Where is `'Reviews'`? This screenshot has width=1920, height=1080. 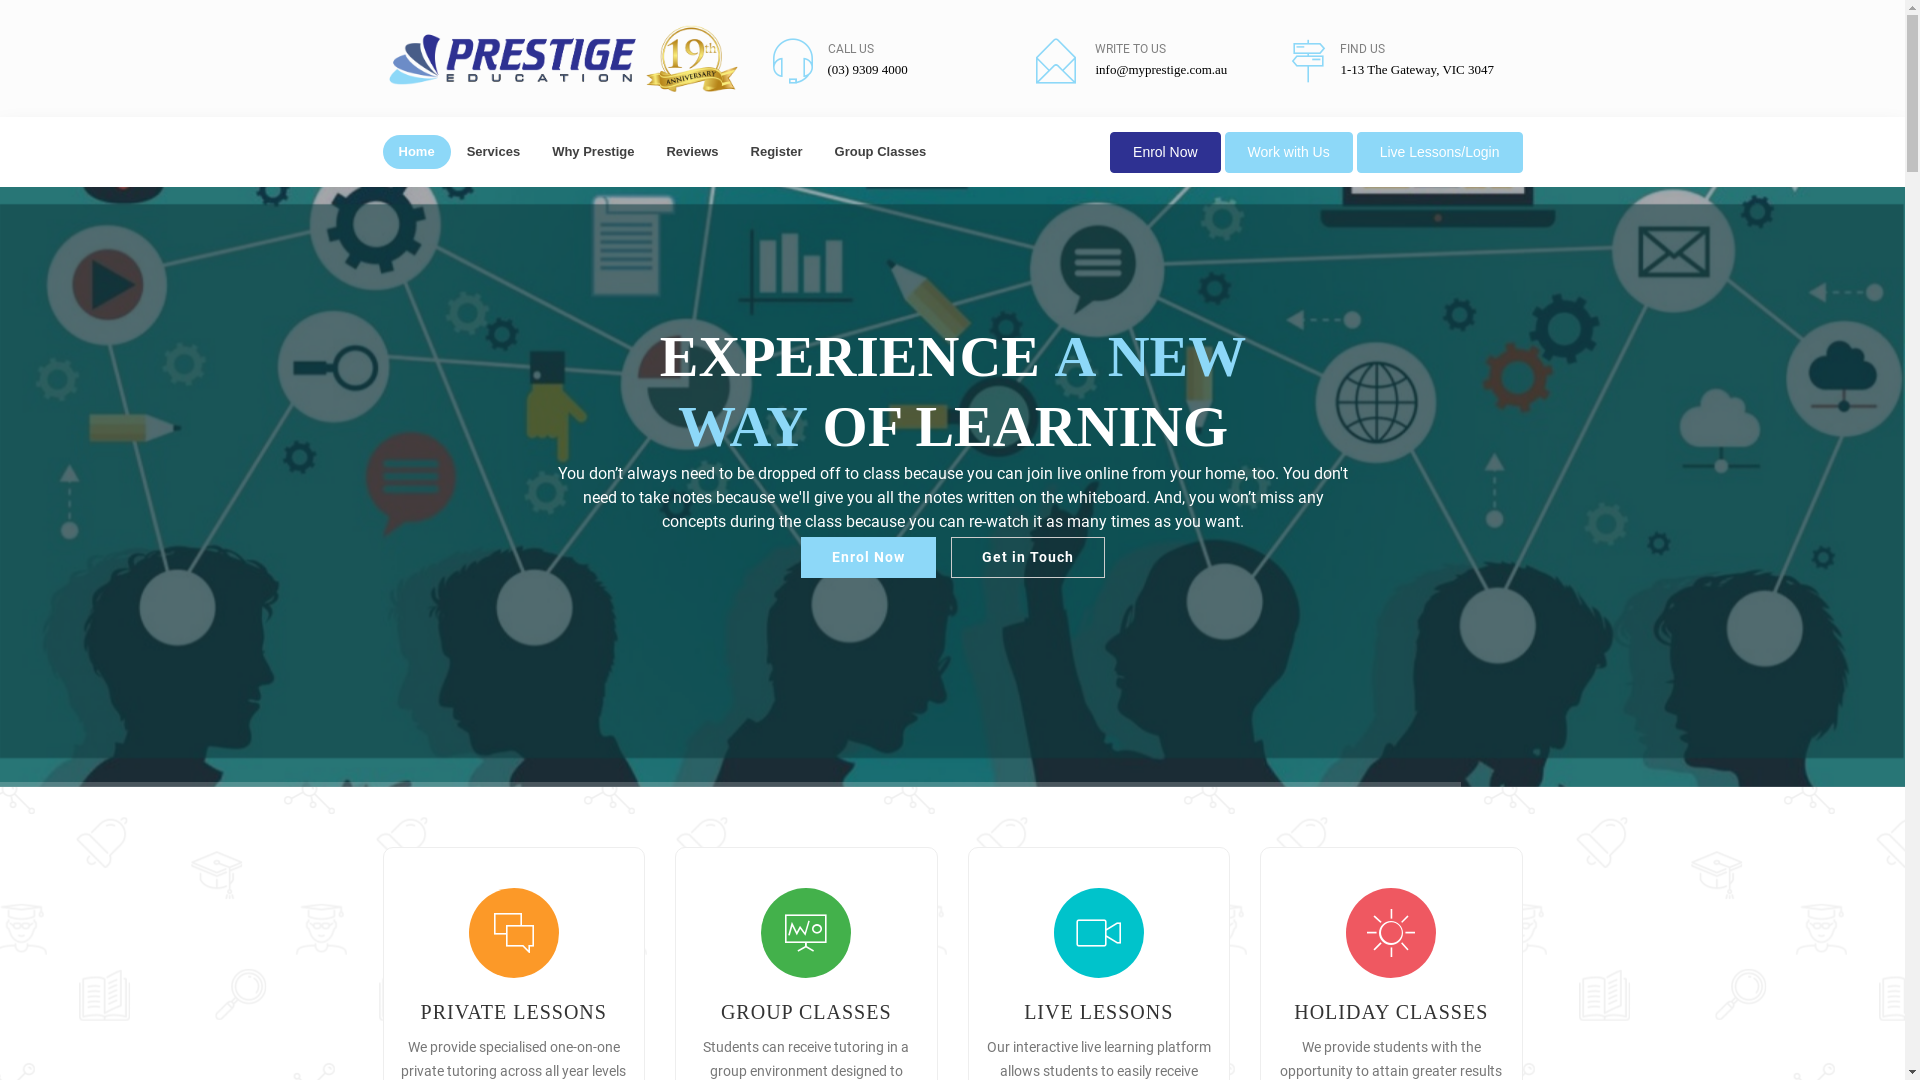
'Reviews' is located at coordinates (649, 150).